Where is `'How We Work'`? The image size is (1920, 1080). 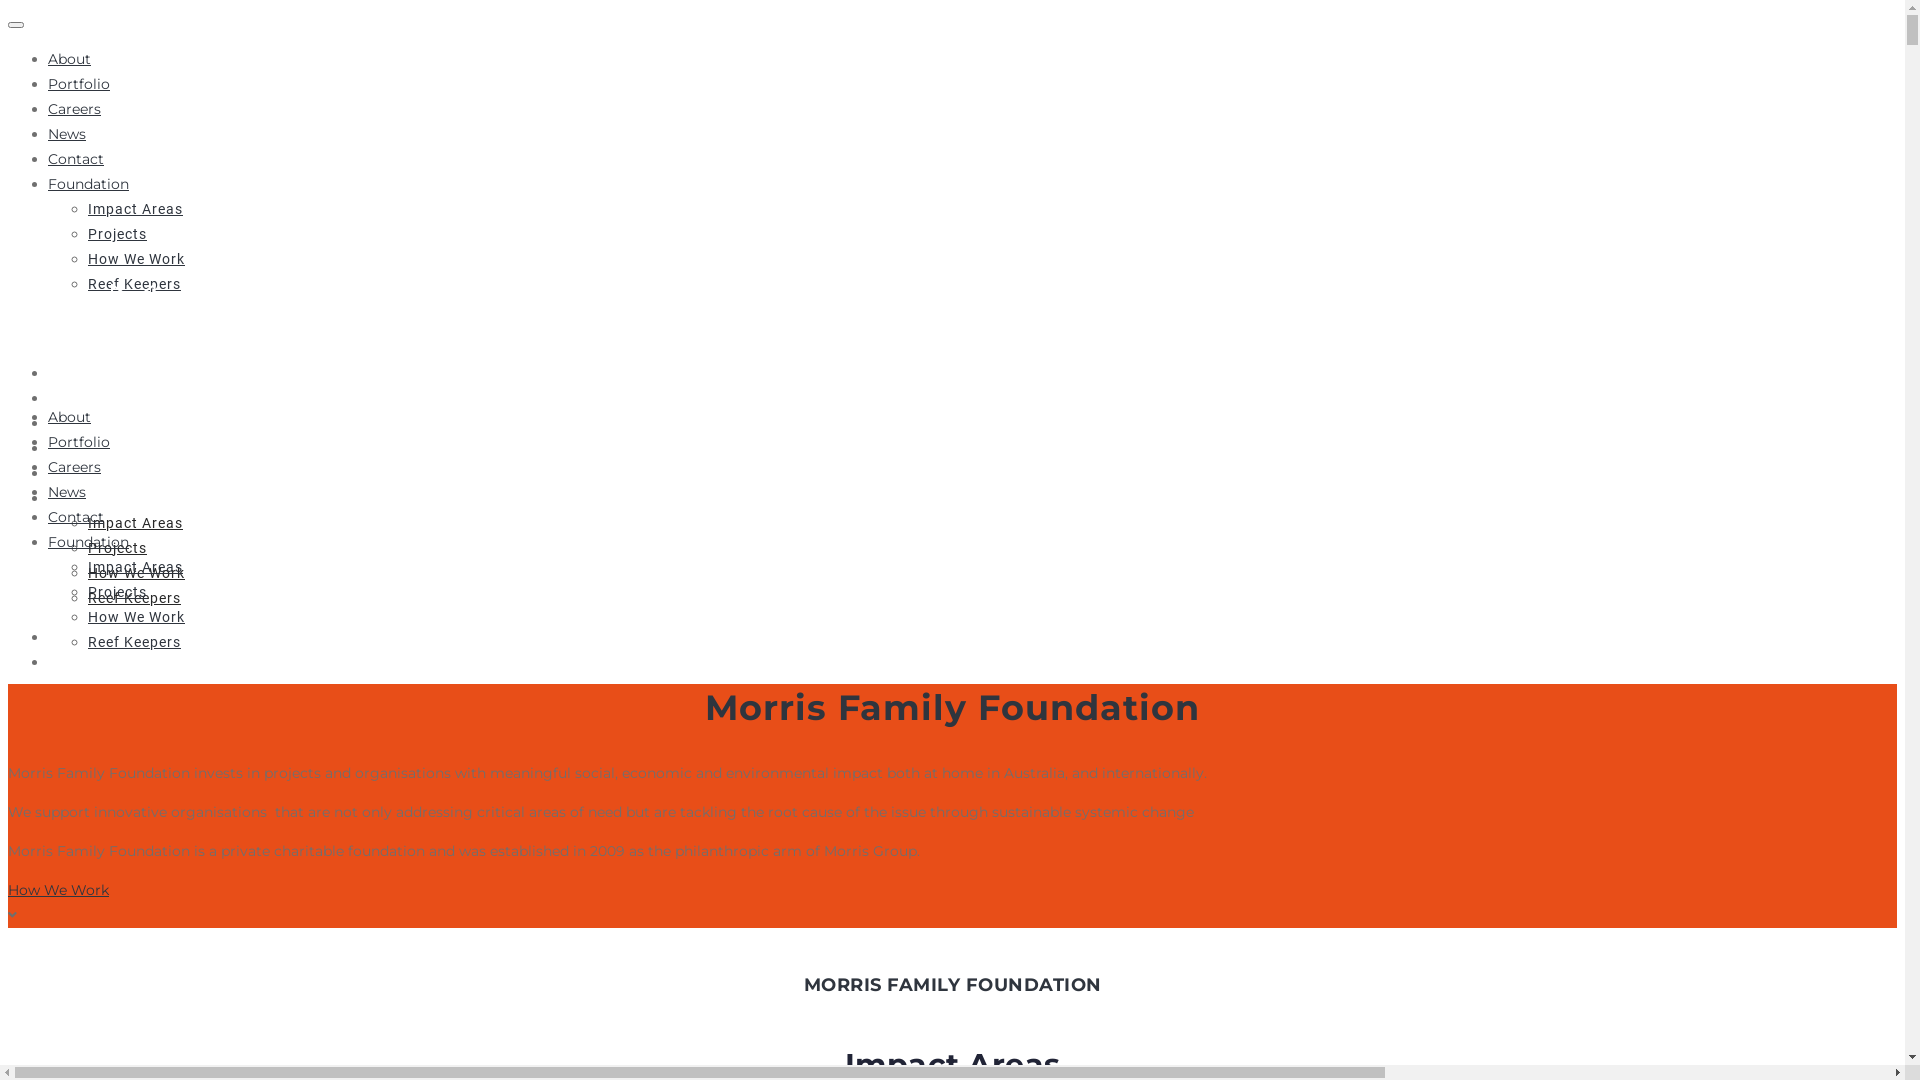
'How We Work' is located at coordinates (135, 616).